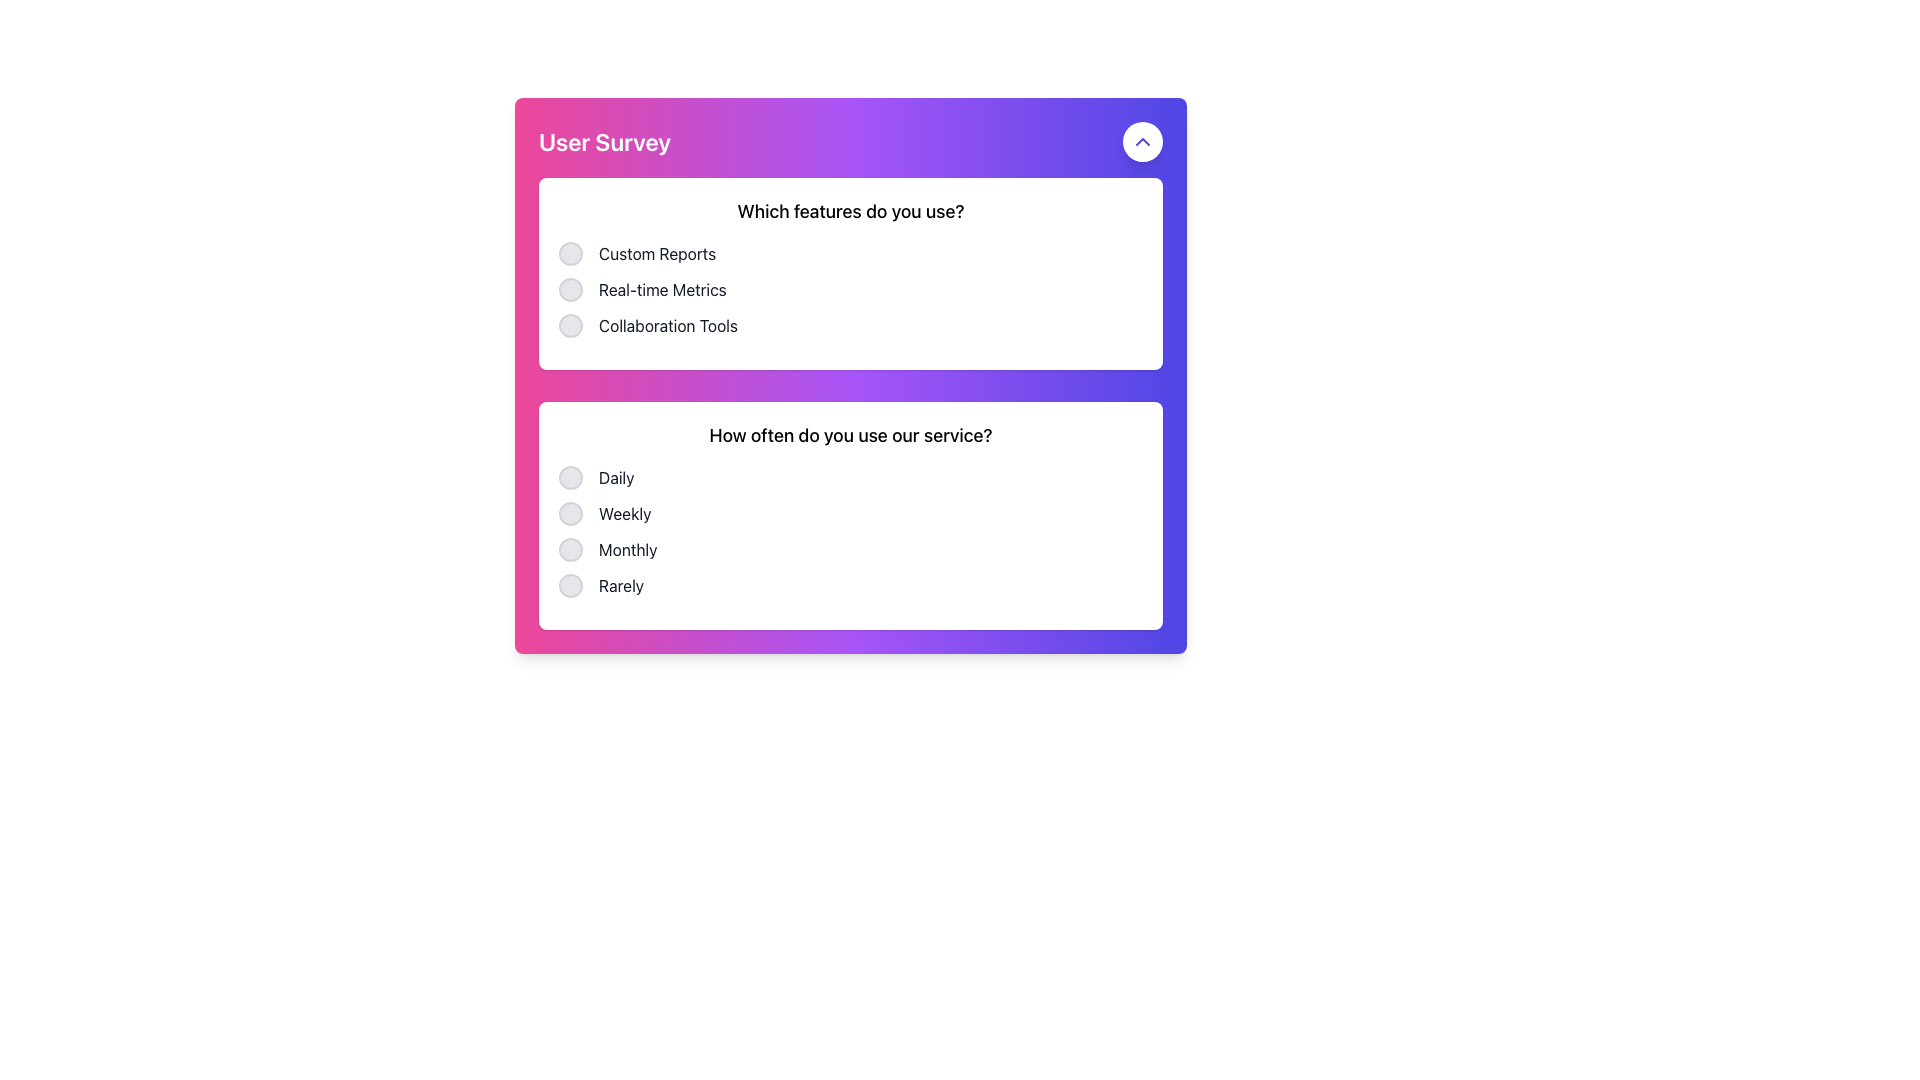  I want to click on the radio button, so click(570, 478).